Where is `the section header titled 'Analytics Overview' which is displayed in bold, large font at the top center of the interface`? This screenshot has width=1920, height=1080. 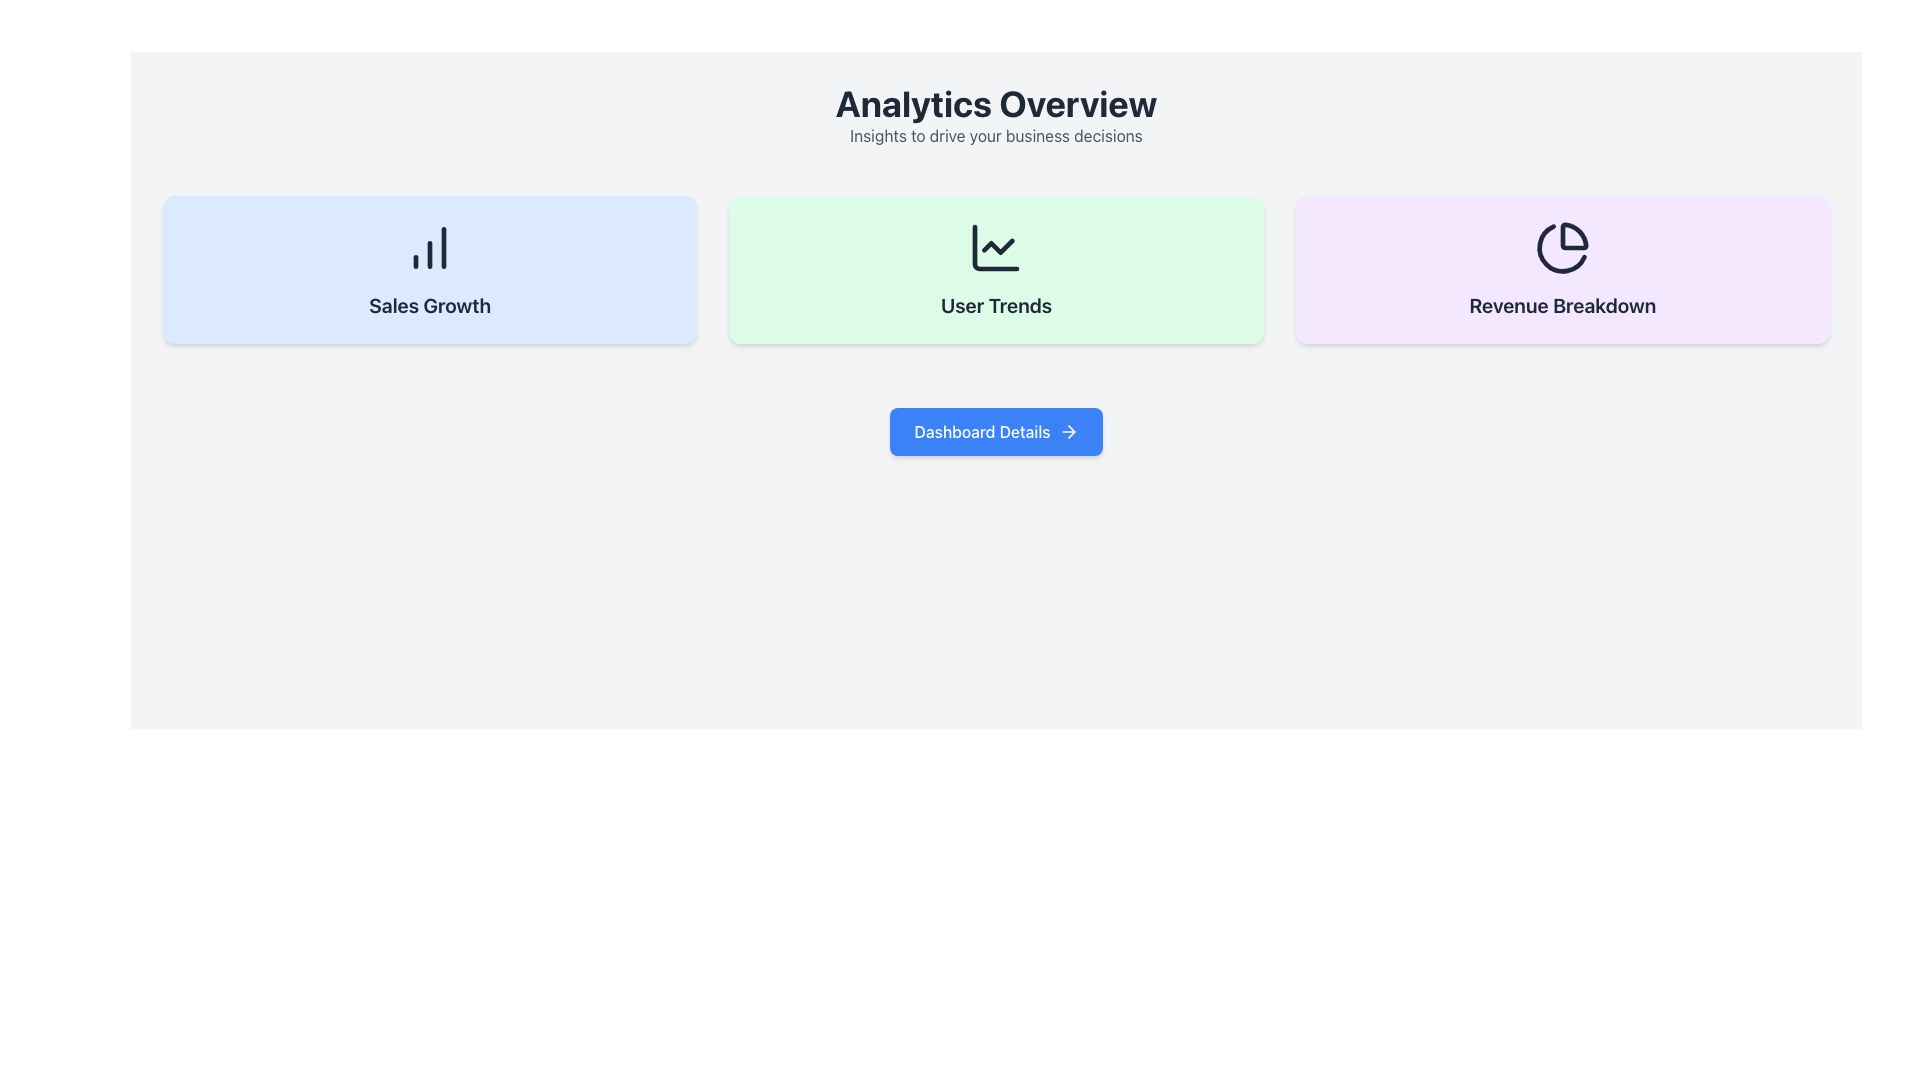 the section header titled 'Analytics Overview' which is displayed in bold, large font at the top center of the interface is located at coordinates (996, 115).